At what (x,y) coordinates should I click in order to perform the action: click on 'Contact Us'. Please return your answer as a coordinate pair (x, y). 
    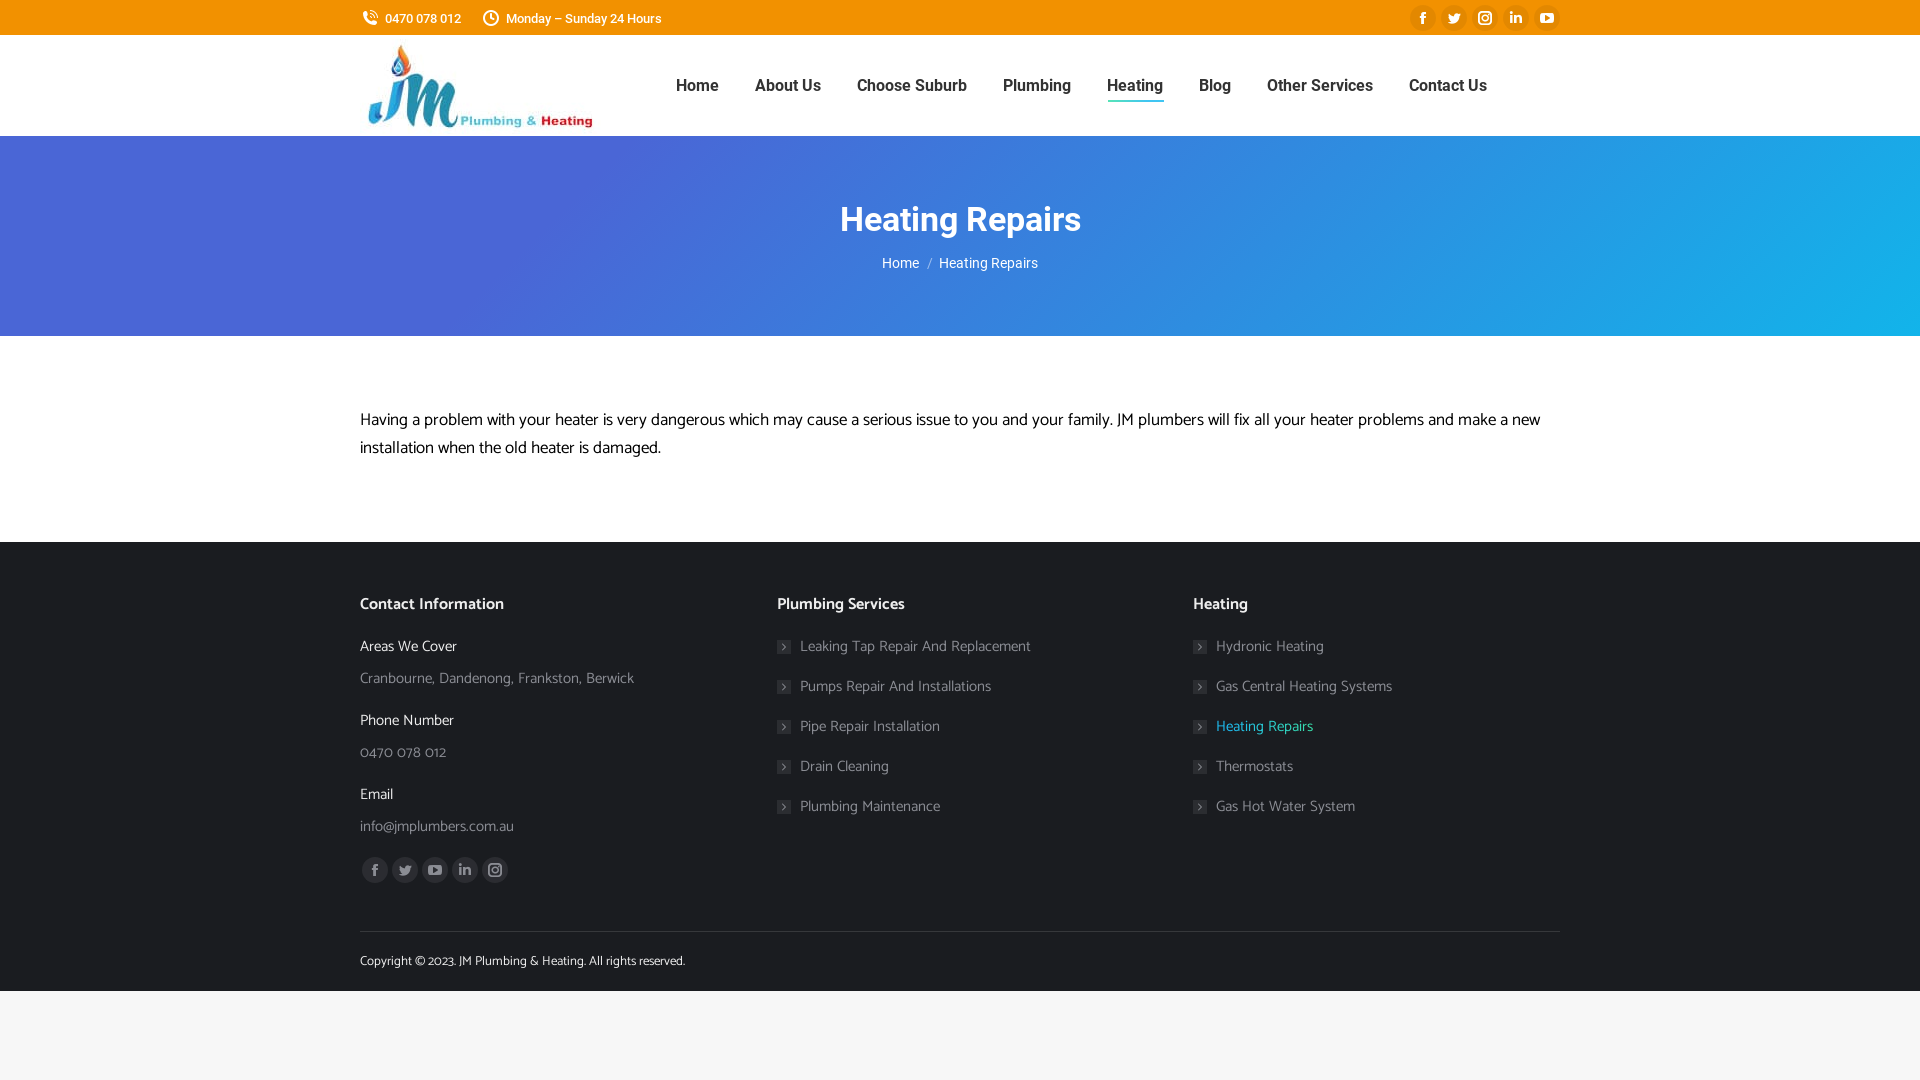
    Looking at the image, I should click on (1446, 84).